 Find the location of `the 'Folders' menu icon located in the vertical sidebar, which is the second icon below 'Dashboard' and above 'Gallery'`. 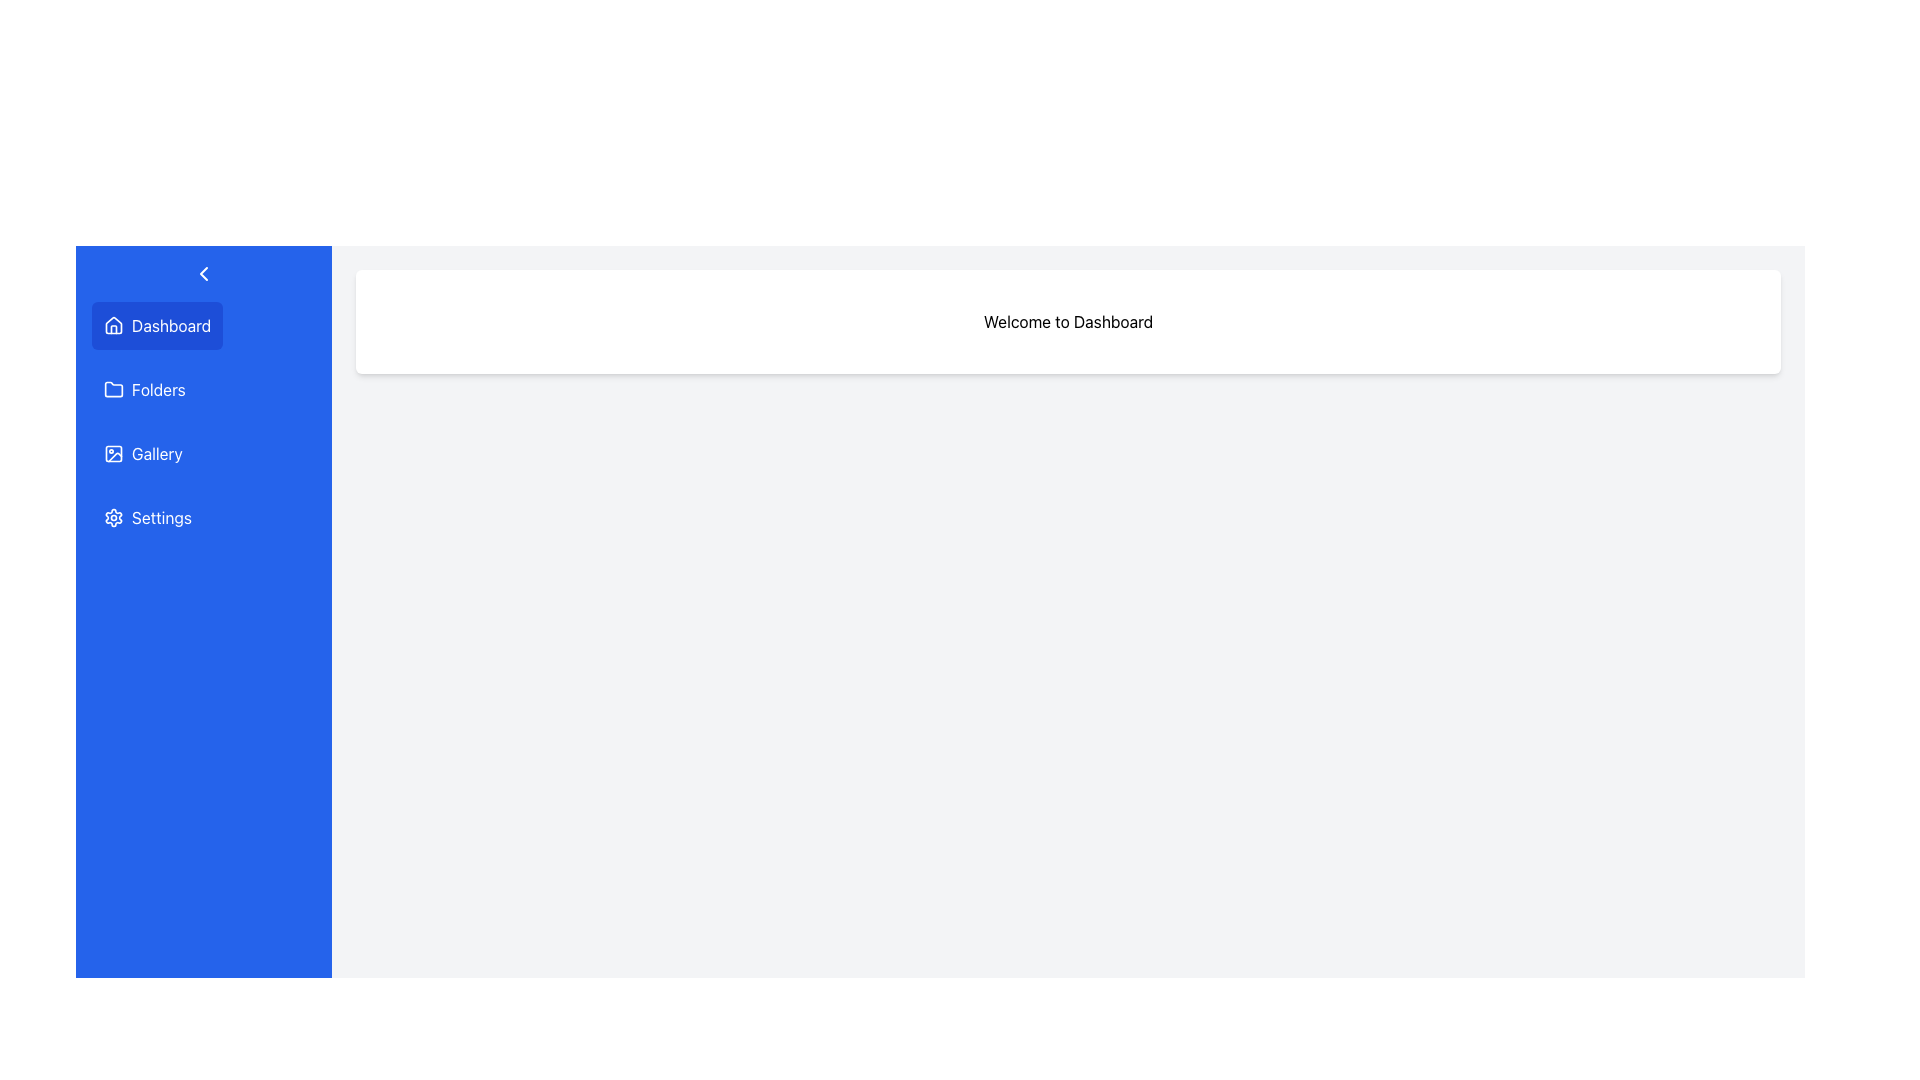

the 'Folders' menu icon located in the vertical sidebar, which is the second icon below 'Dashboard' and above 'Gallery' is located at coordinates (113, 389).